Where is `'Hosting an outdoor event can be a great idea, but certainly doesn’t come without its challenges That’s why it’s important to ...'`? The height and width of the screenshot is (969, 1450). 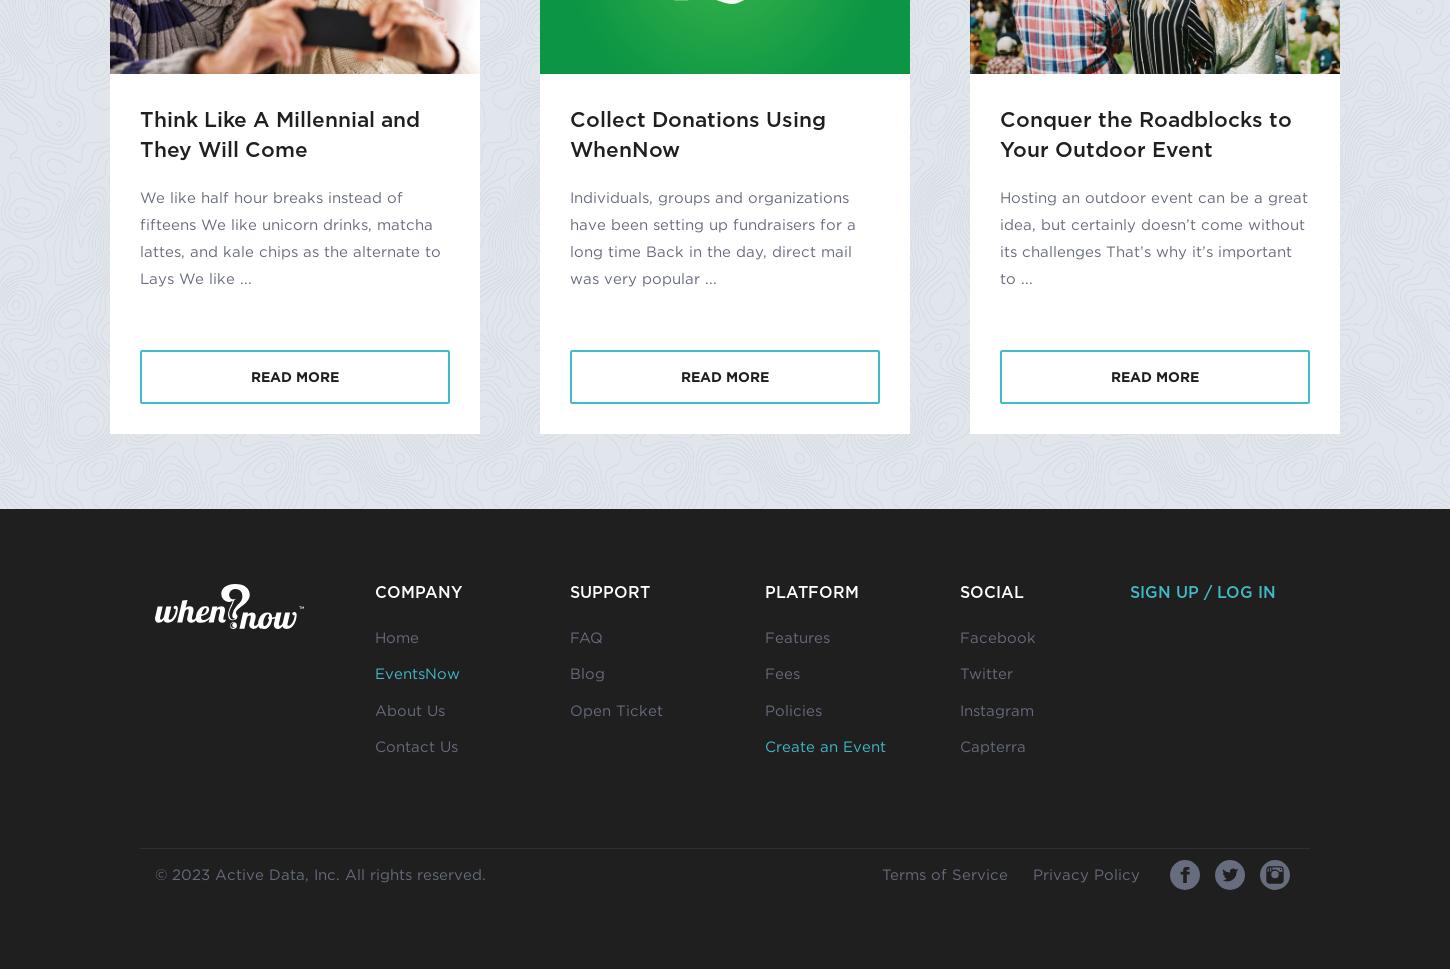
'Hosting an outdoor event can be a great idea, but certainly doesn’t come without its challenges That’s why it’s important to ...' is located at coordinates (1153, 236).